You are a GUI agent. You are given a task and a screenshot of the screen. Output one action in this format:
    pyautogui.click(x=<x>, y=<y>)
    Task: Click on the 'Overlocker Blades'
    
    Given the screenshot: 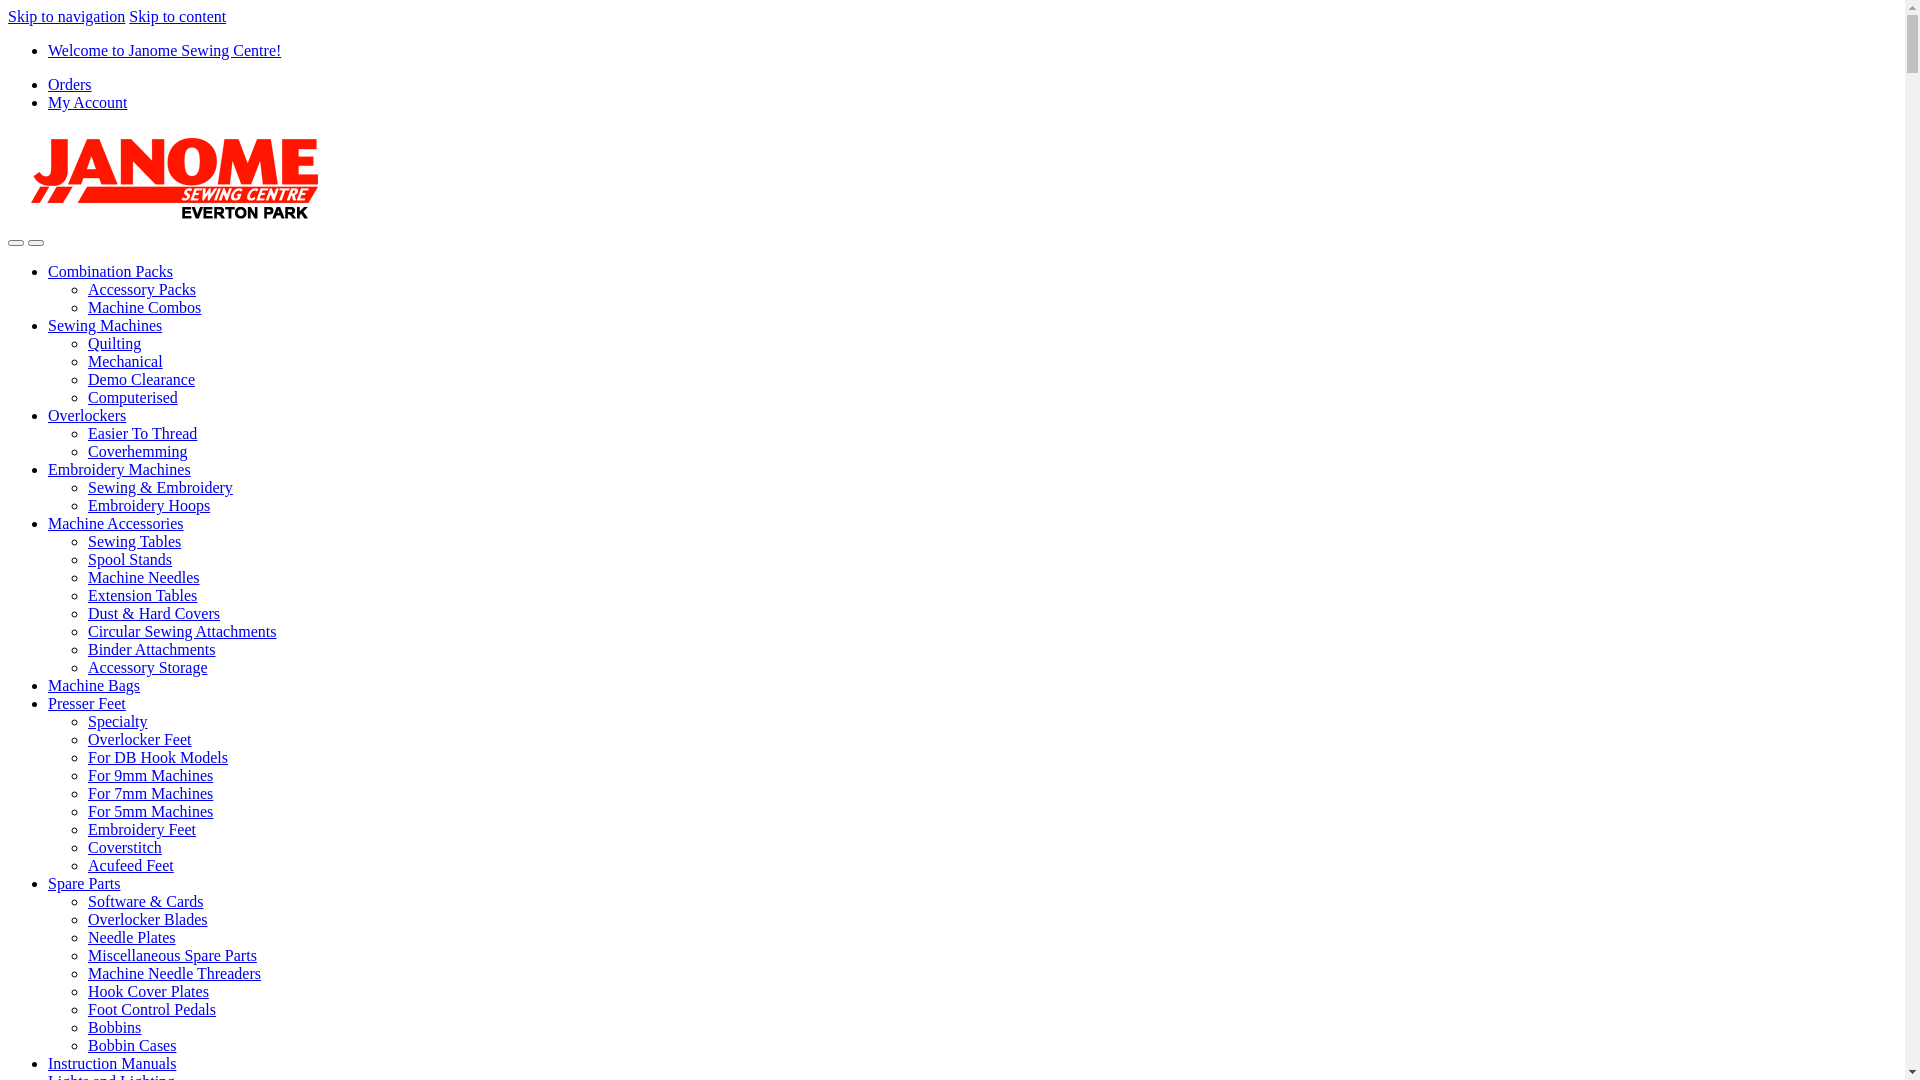 What is the action you would take?
    pyautogui.click(x=147, y=919)
    